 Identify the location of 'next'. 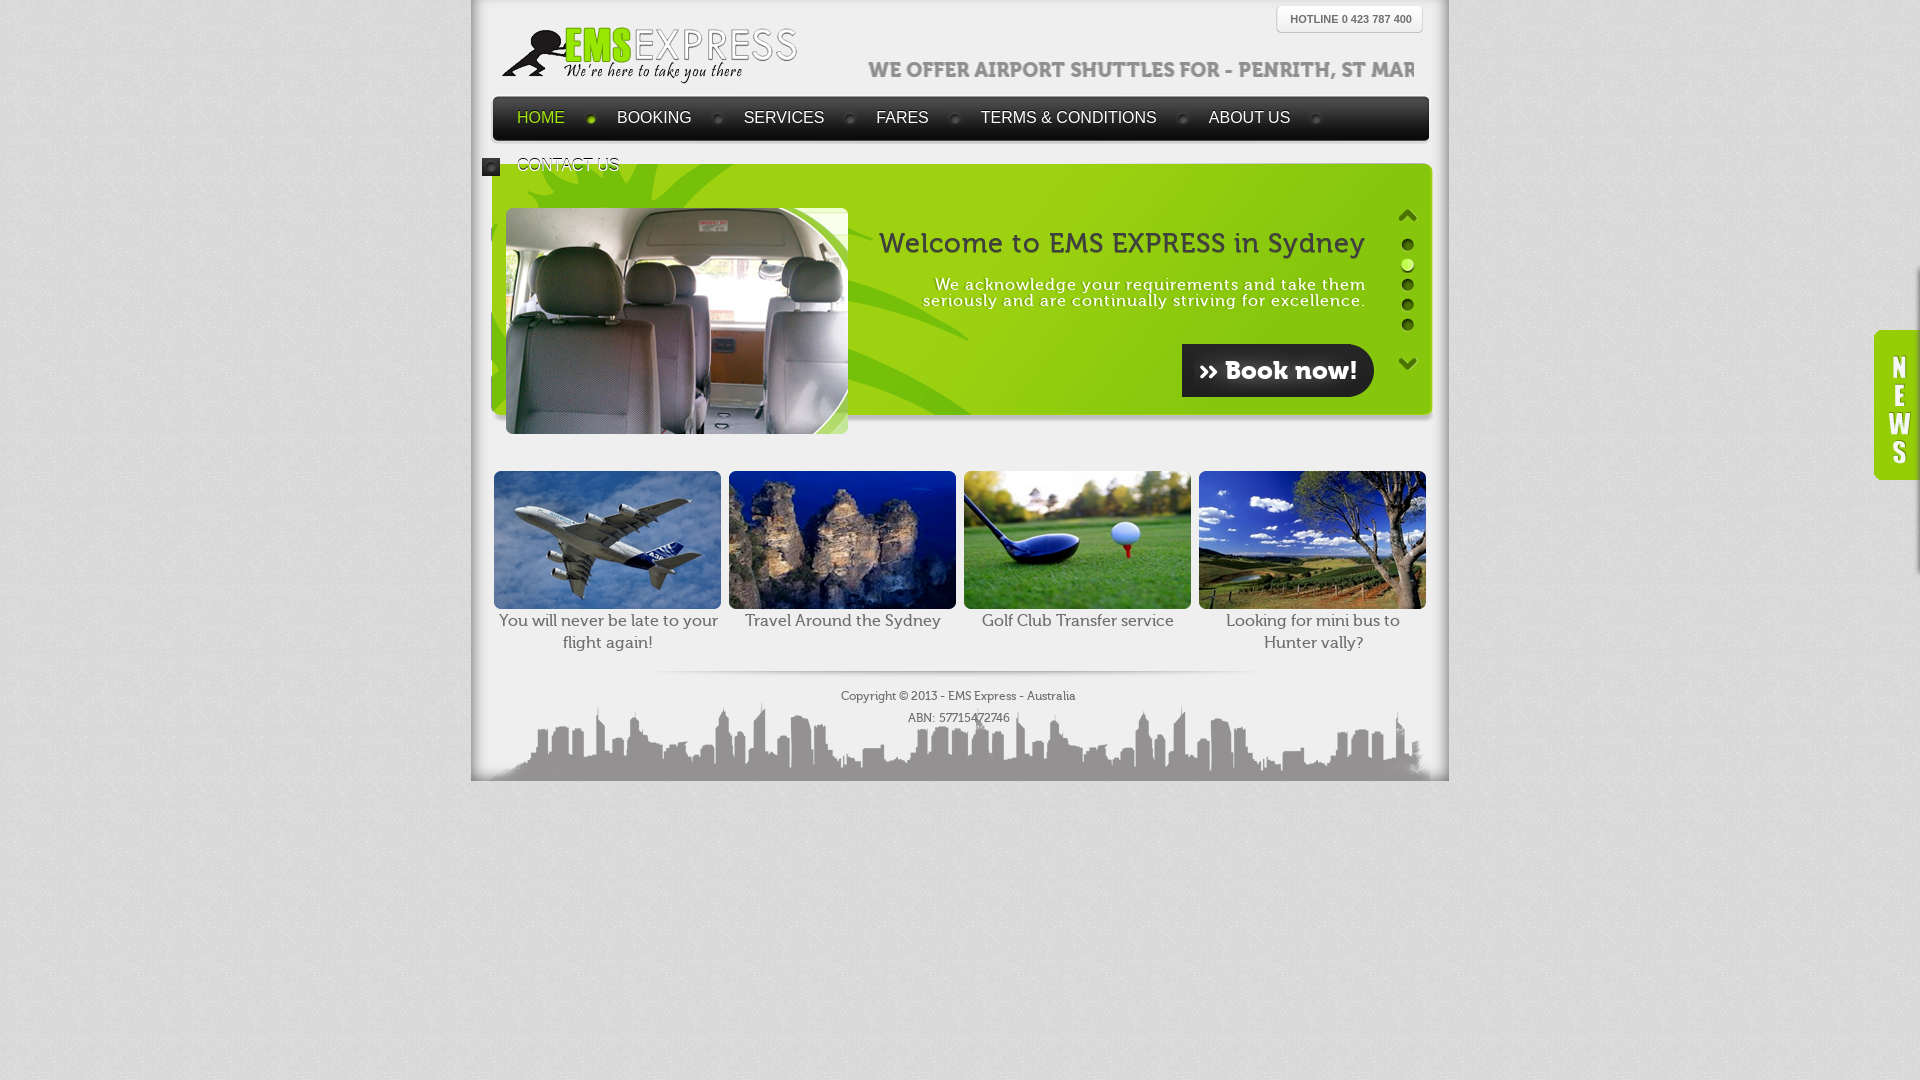
(1406, 363).